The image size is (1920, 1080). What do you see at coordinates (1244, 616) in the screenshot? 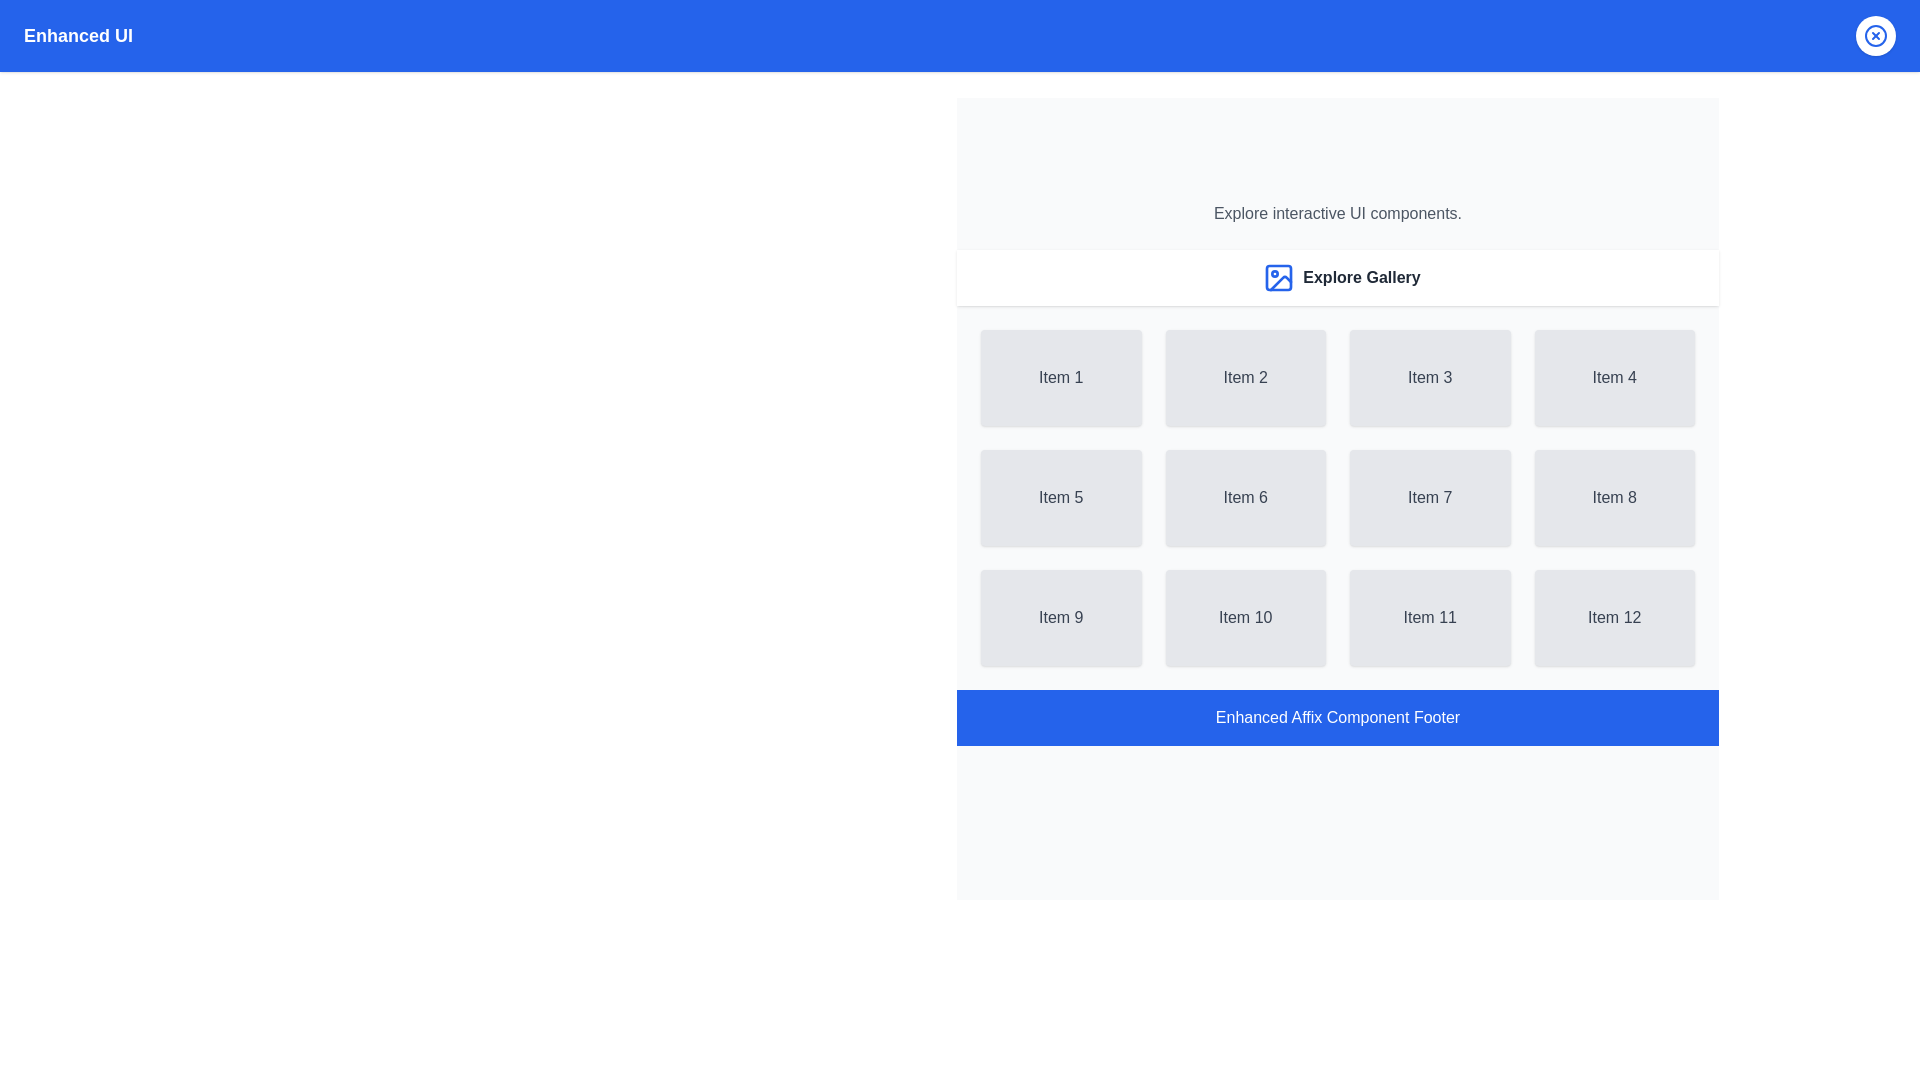
I see `the button-like grid item identified as 'Item 10' by navigating to it` at bounding box center [1244, 616].